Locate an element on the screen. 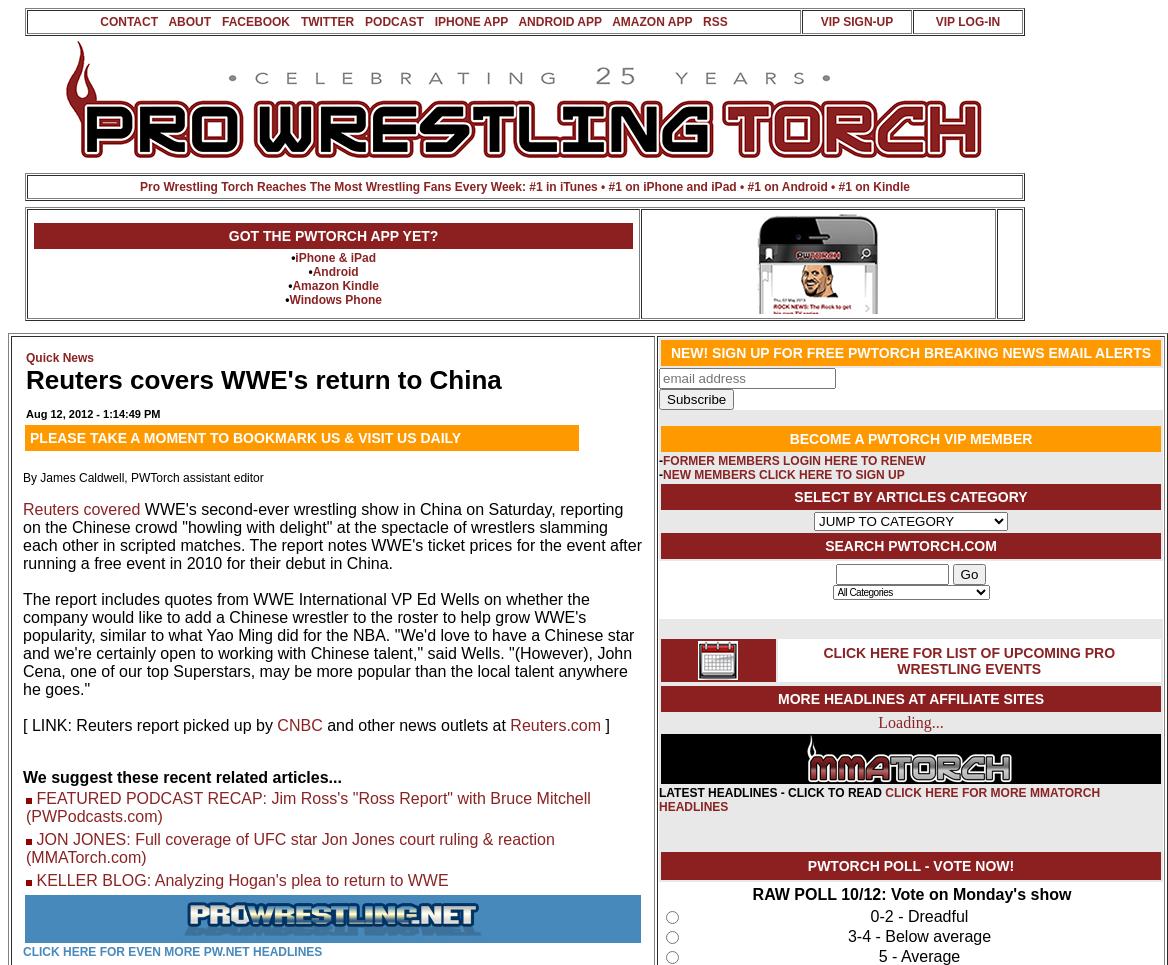 The image size is (1168, 965). 'By James Caldwell, PWTorch assistant editor' is located at coordinates (141, 476).